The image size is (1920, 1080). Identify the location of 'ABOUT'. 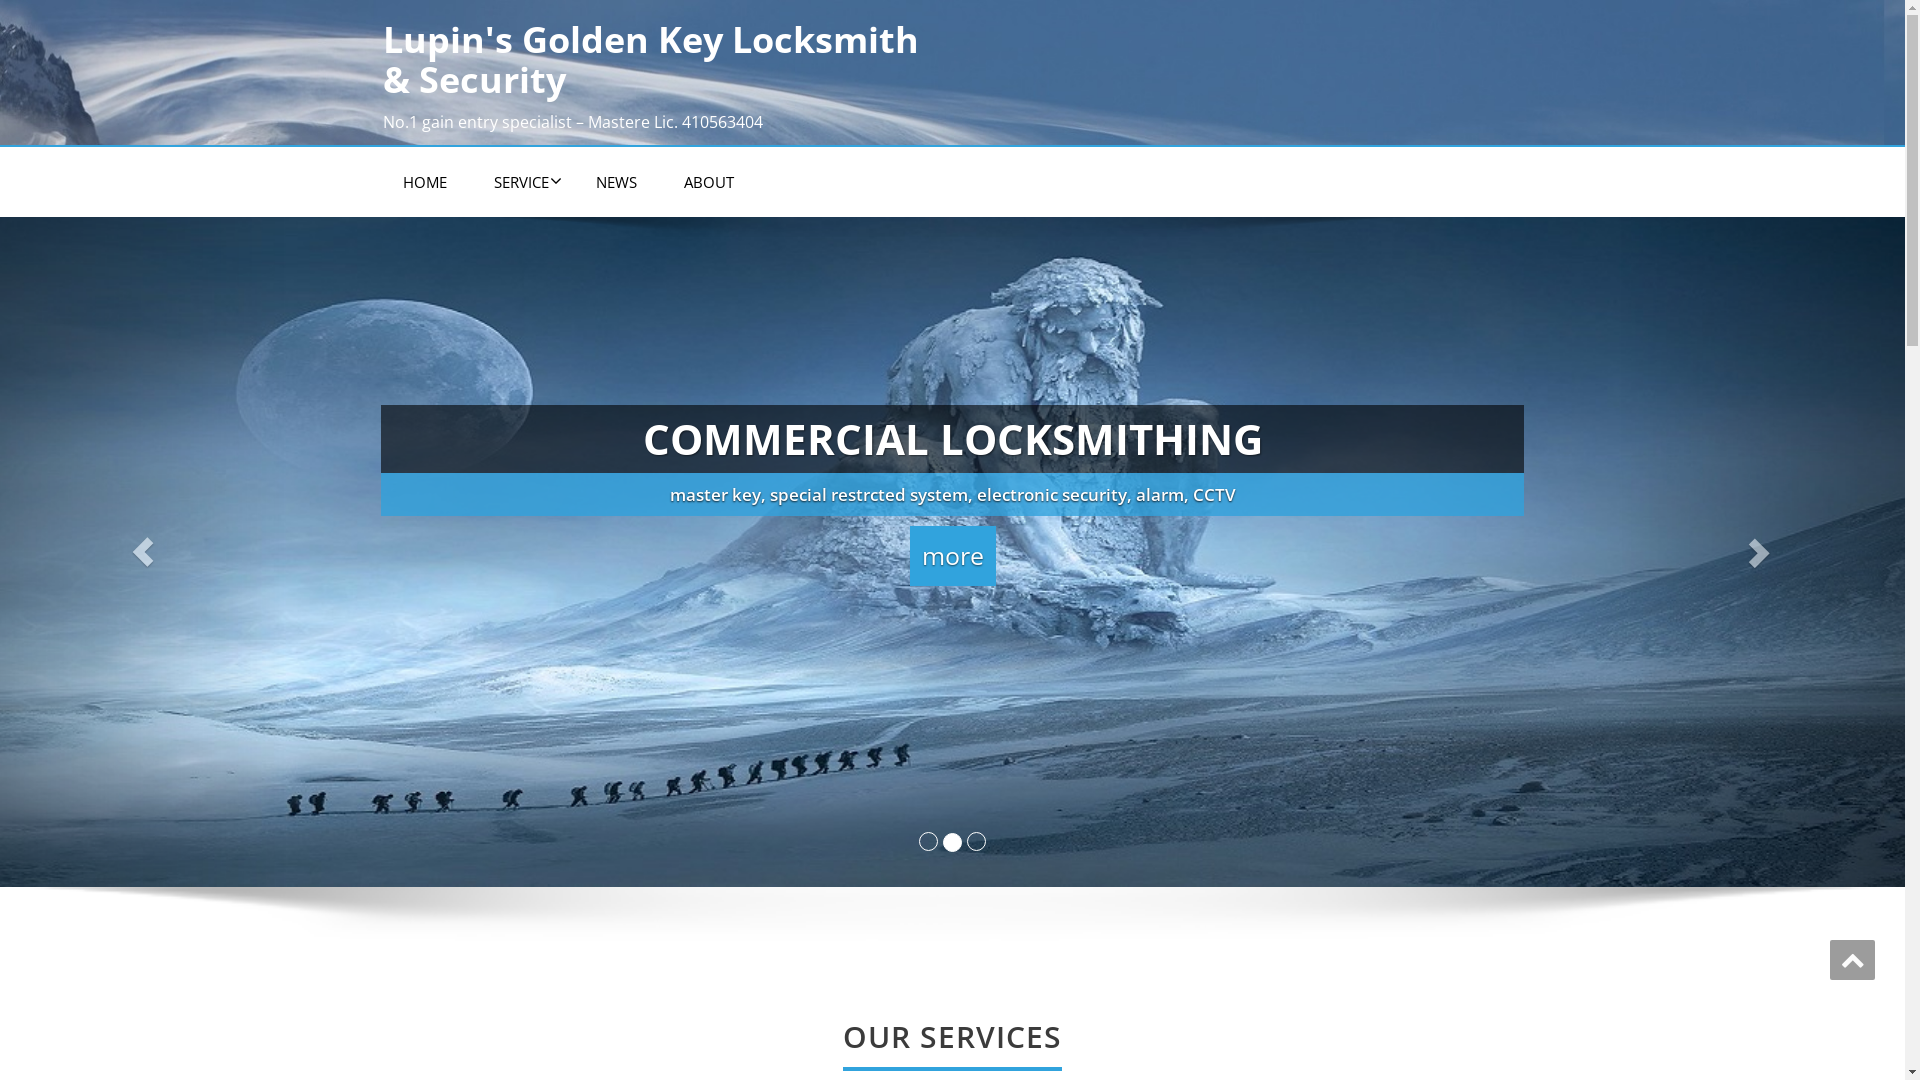
(709, 181).